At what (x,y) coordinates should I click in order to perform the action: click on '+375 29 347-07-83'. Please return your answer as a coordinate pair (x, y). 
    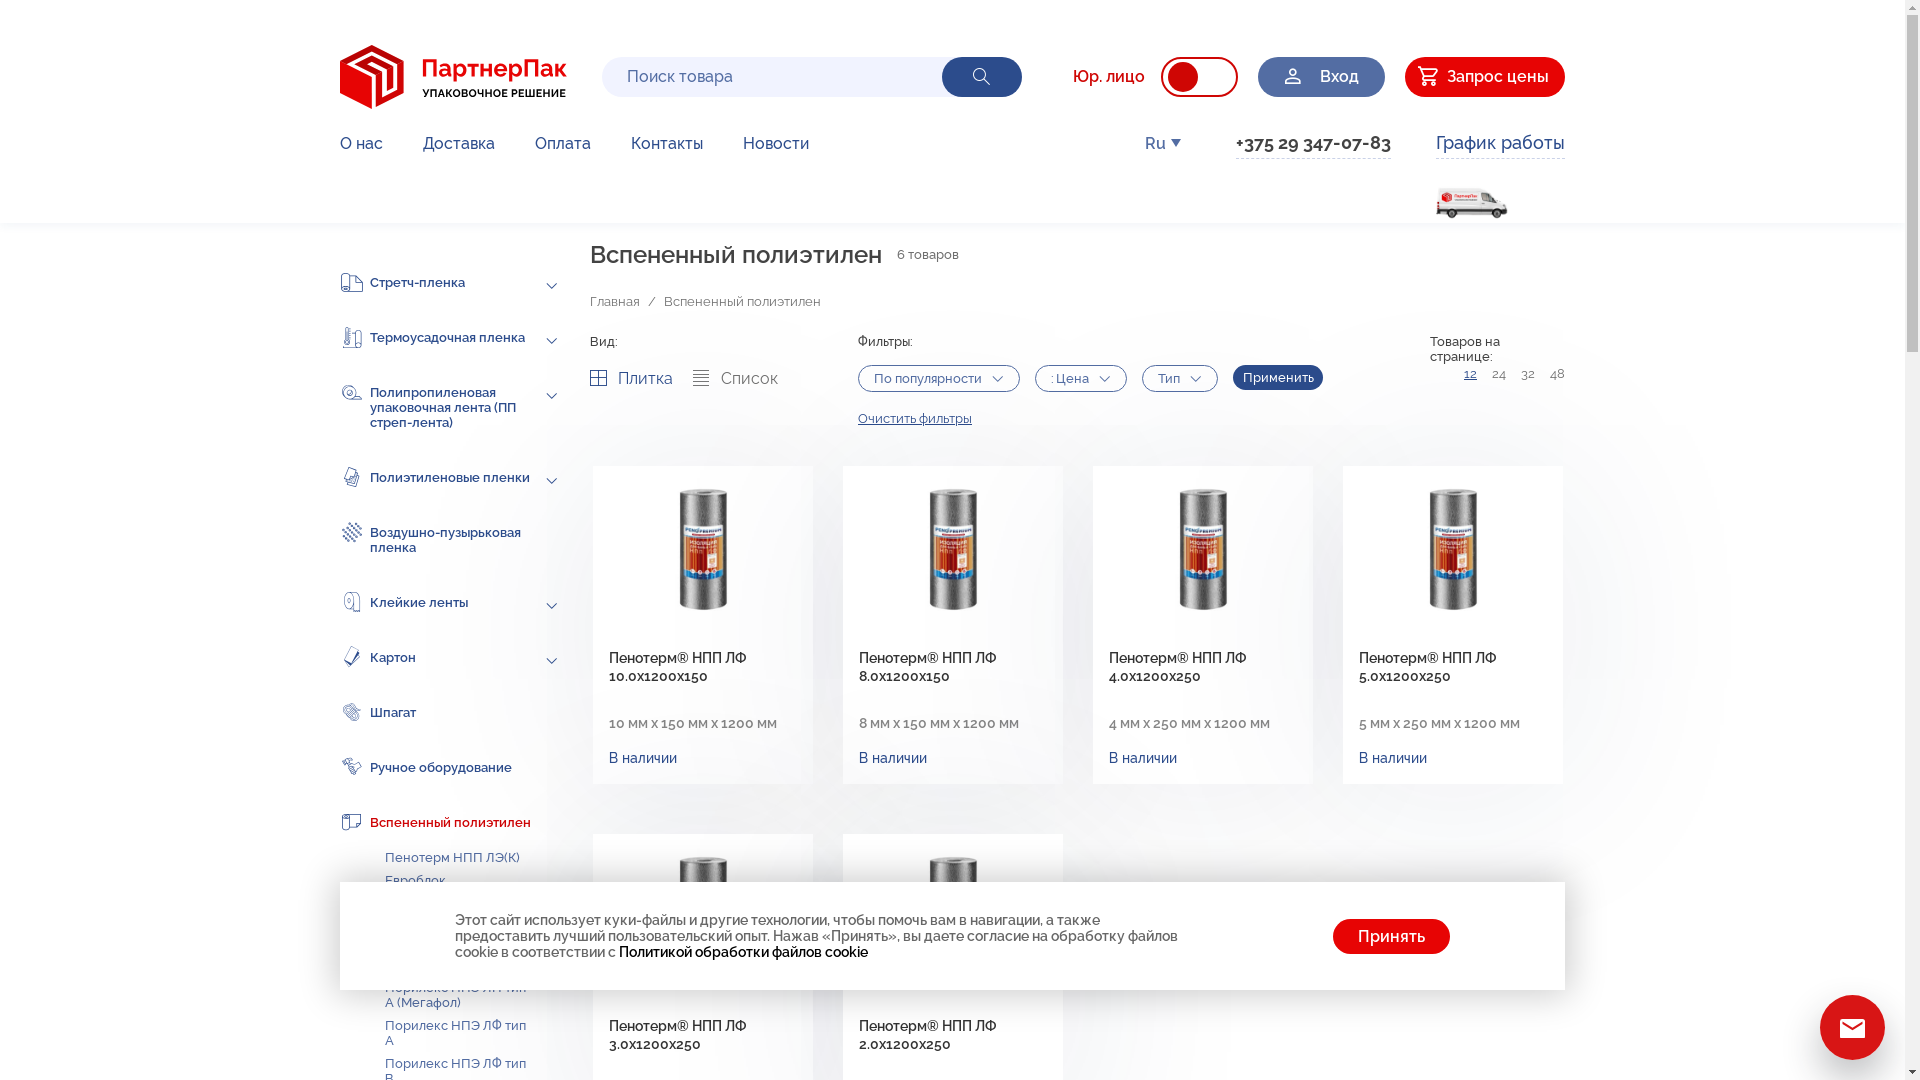
    Looking at the image, I should click on (1313, 144).